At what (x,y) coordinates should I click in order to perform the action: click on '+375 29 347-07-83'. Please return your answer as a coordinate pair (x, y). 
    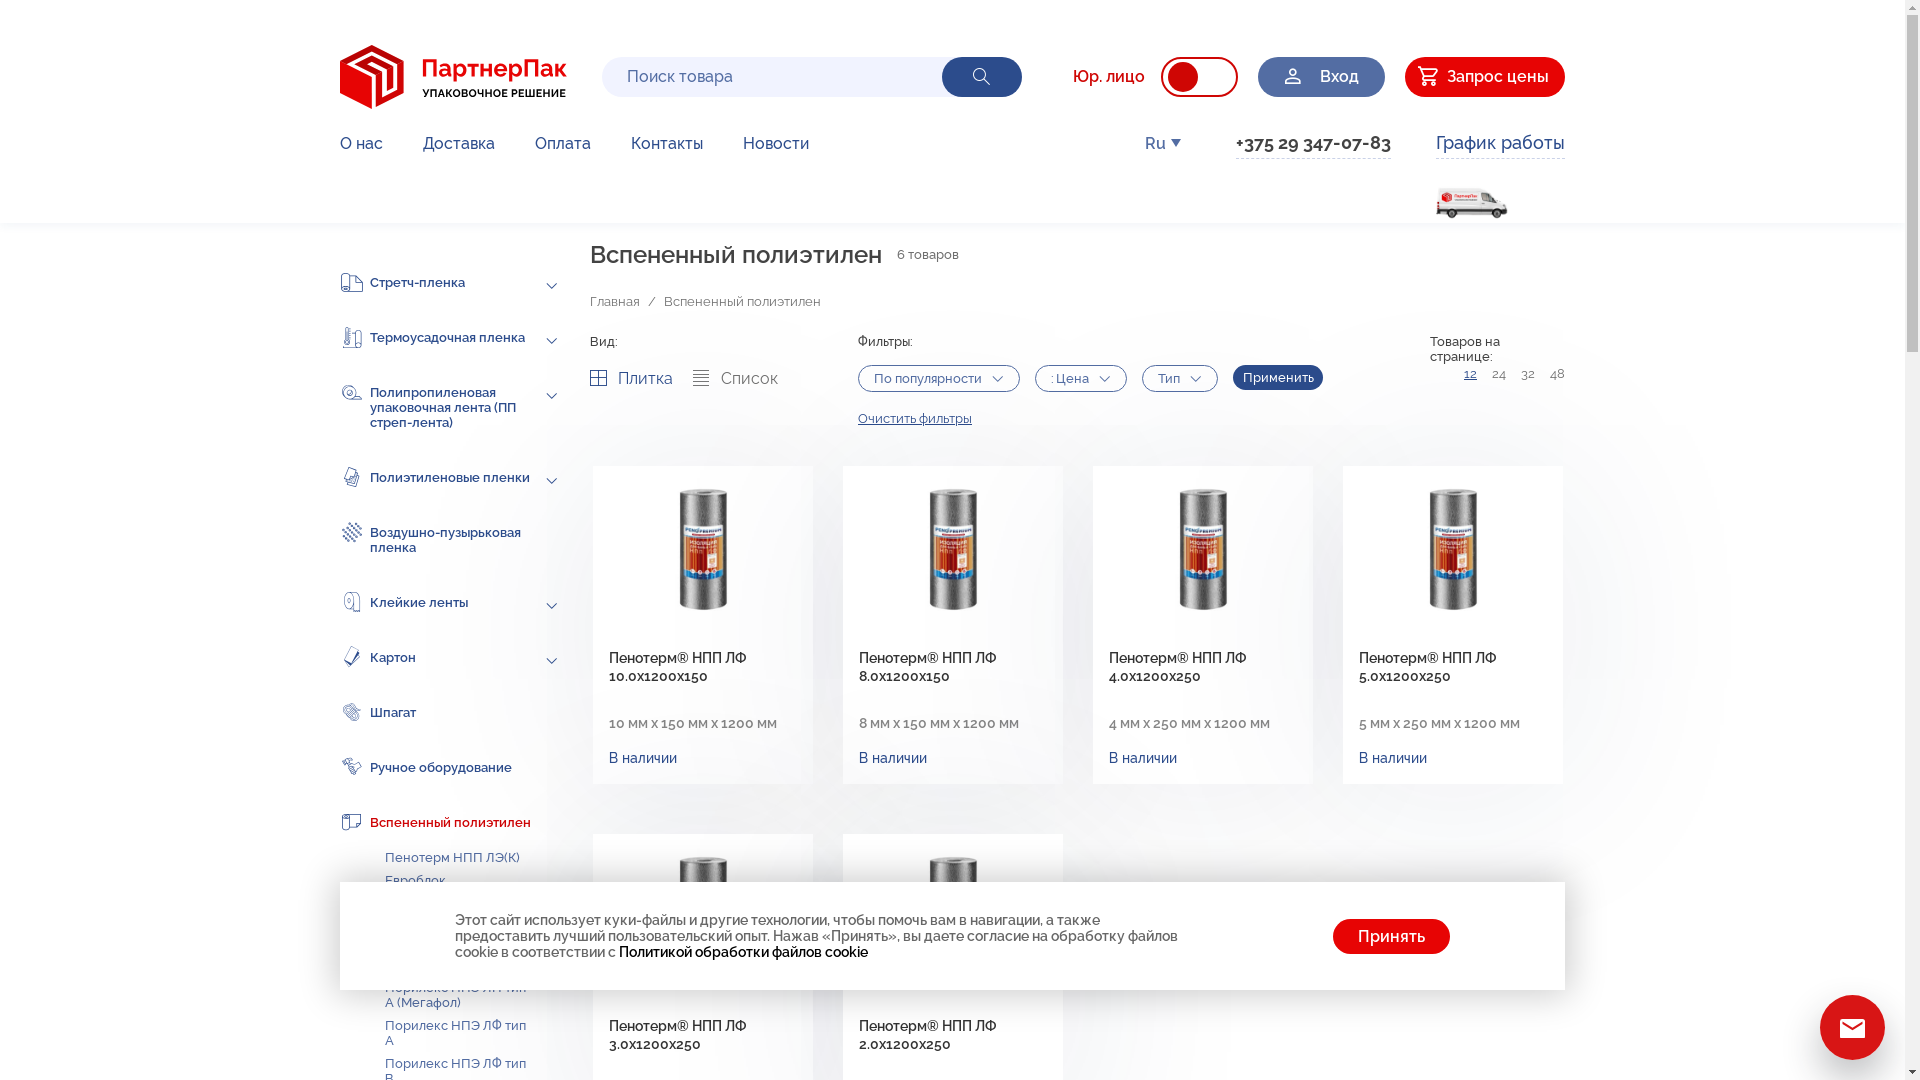
    Looking at the image, I should click on (1313, 144).